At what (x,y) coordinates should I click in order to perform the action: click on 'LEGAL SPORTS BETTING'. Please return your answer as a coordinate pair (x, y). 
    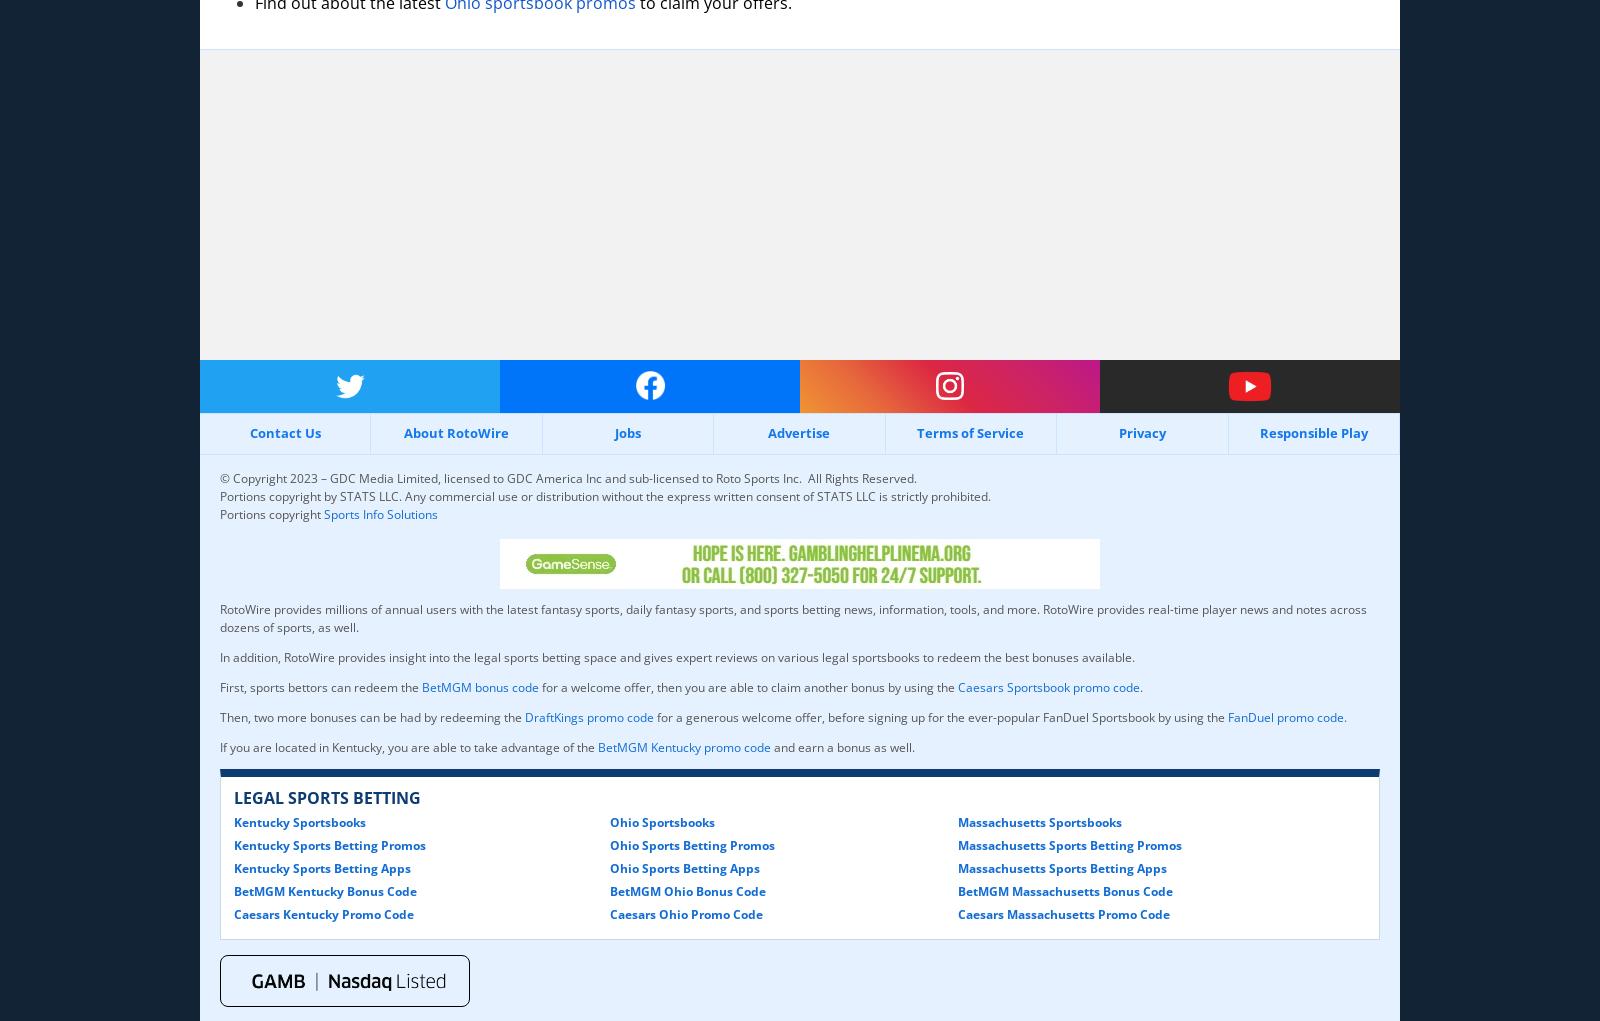
    Looking at the image, I should click on (327, 795).